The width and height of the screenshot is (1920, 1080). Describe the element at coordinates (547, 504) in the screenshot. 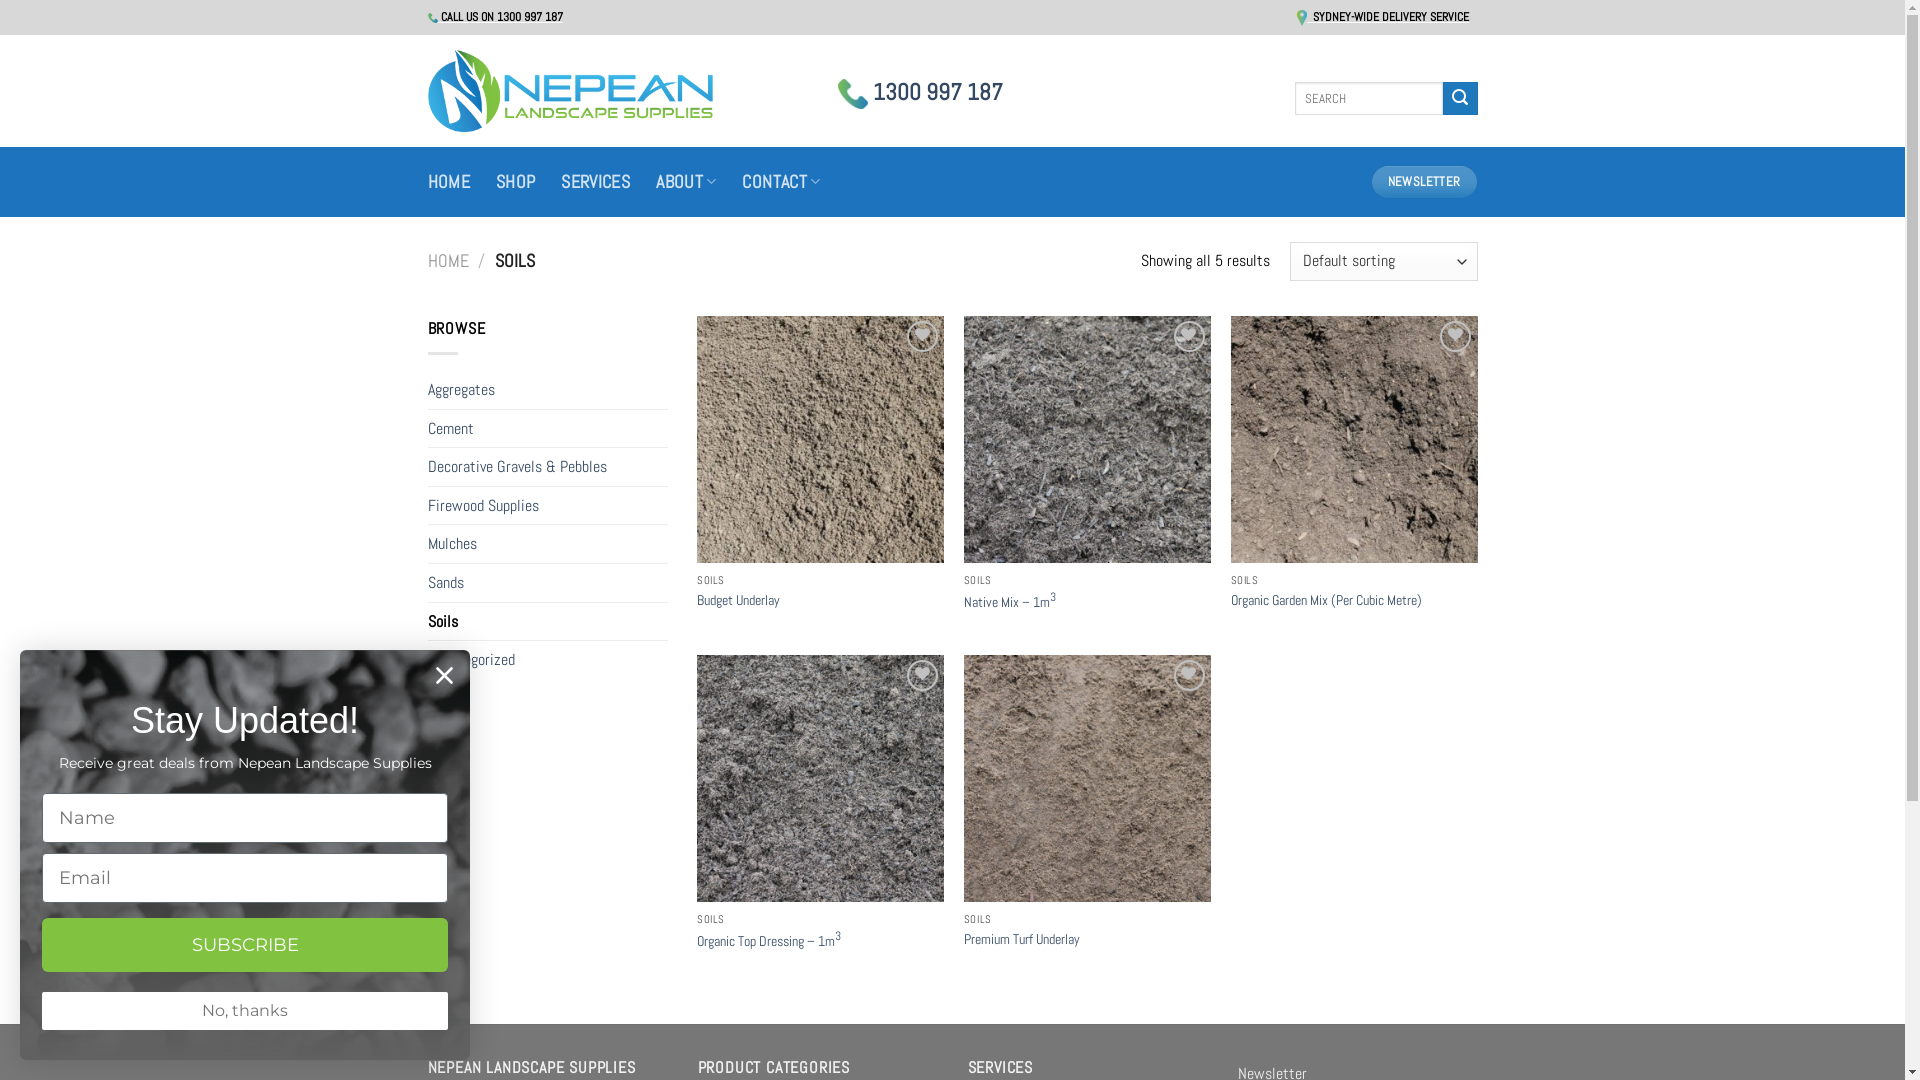

I see `'Firewood Supplies'` at that location.